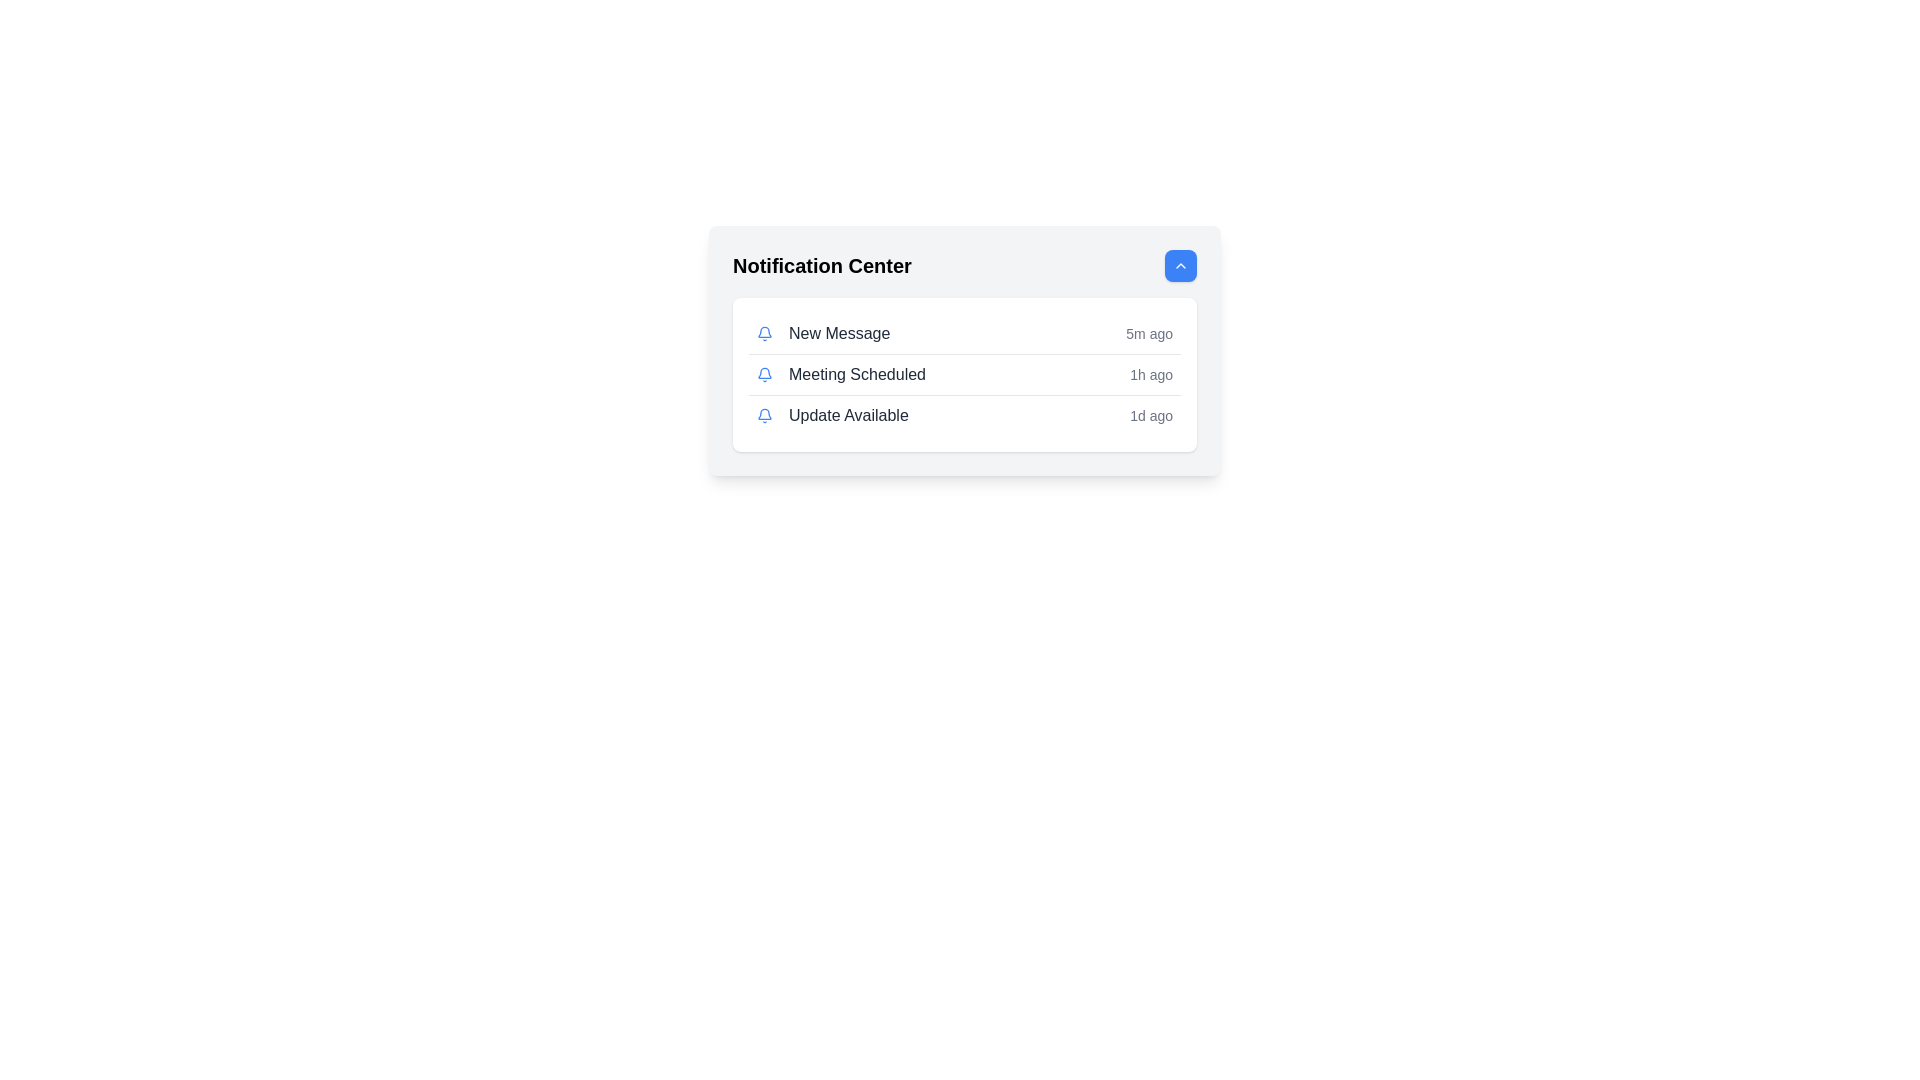  I want to click on the 'Notification Center' text label, which is bold and prominently displayed in dark color against a light background, so click(822, 265).